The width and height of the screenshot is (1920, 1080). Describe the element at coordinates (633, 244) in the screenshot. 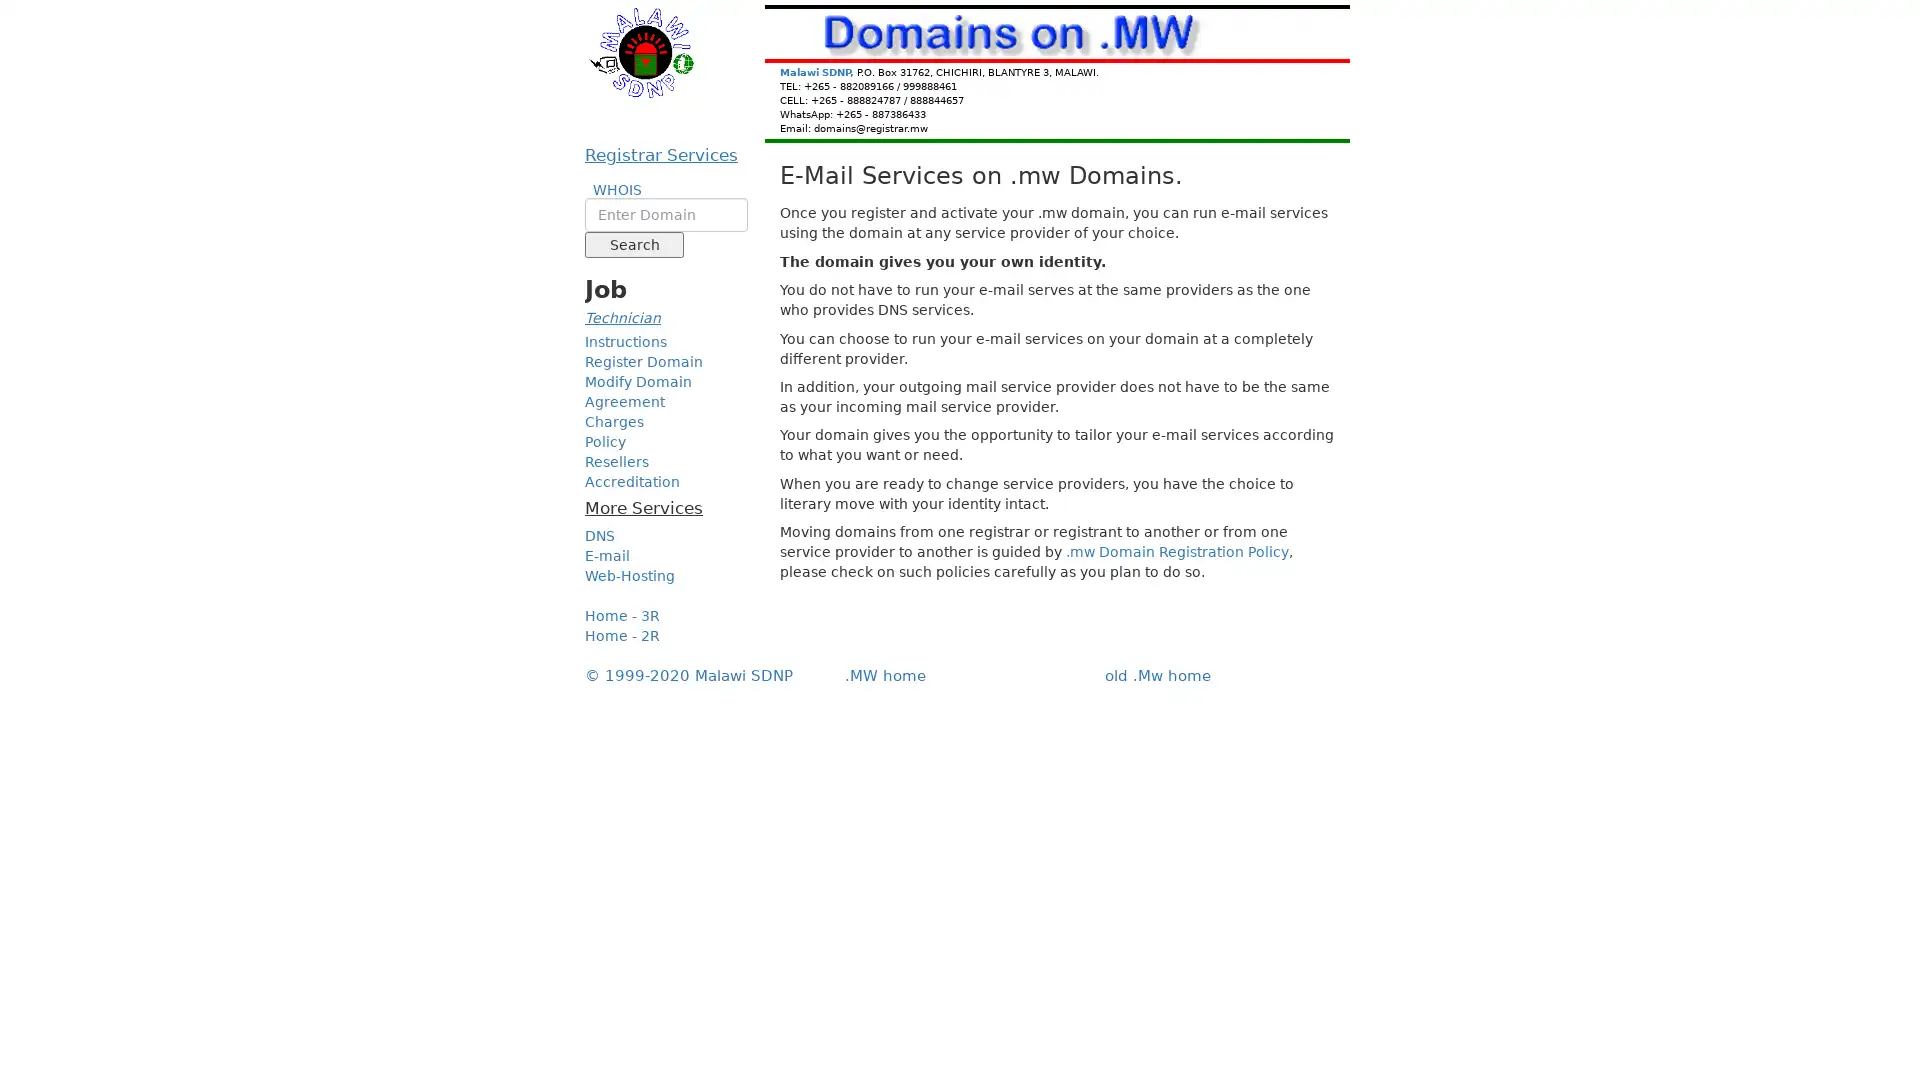

I see `Search` at that location.